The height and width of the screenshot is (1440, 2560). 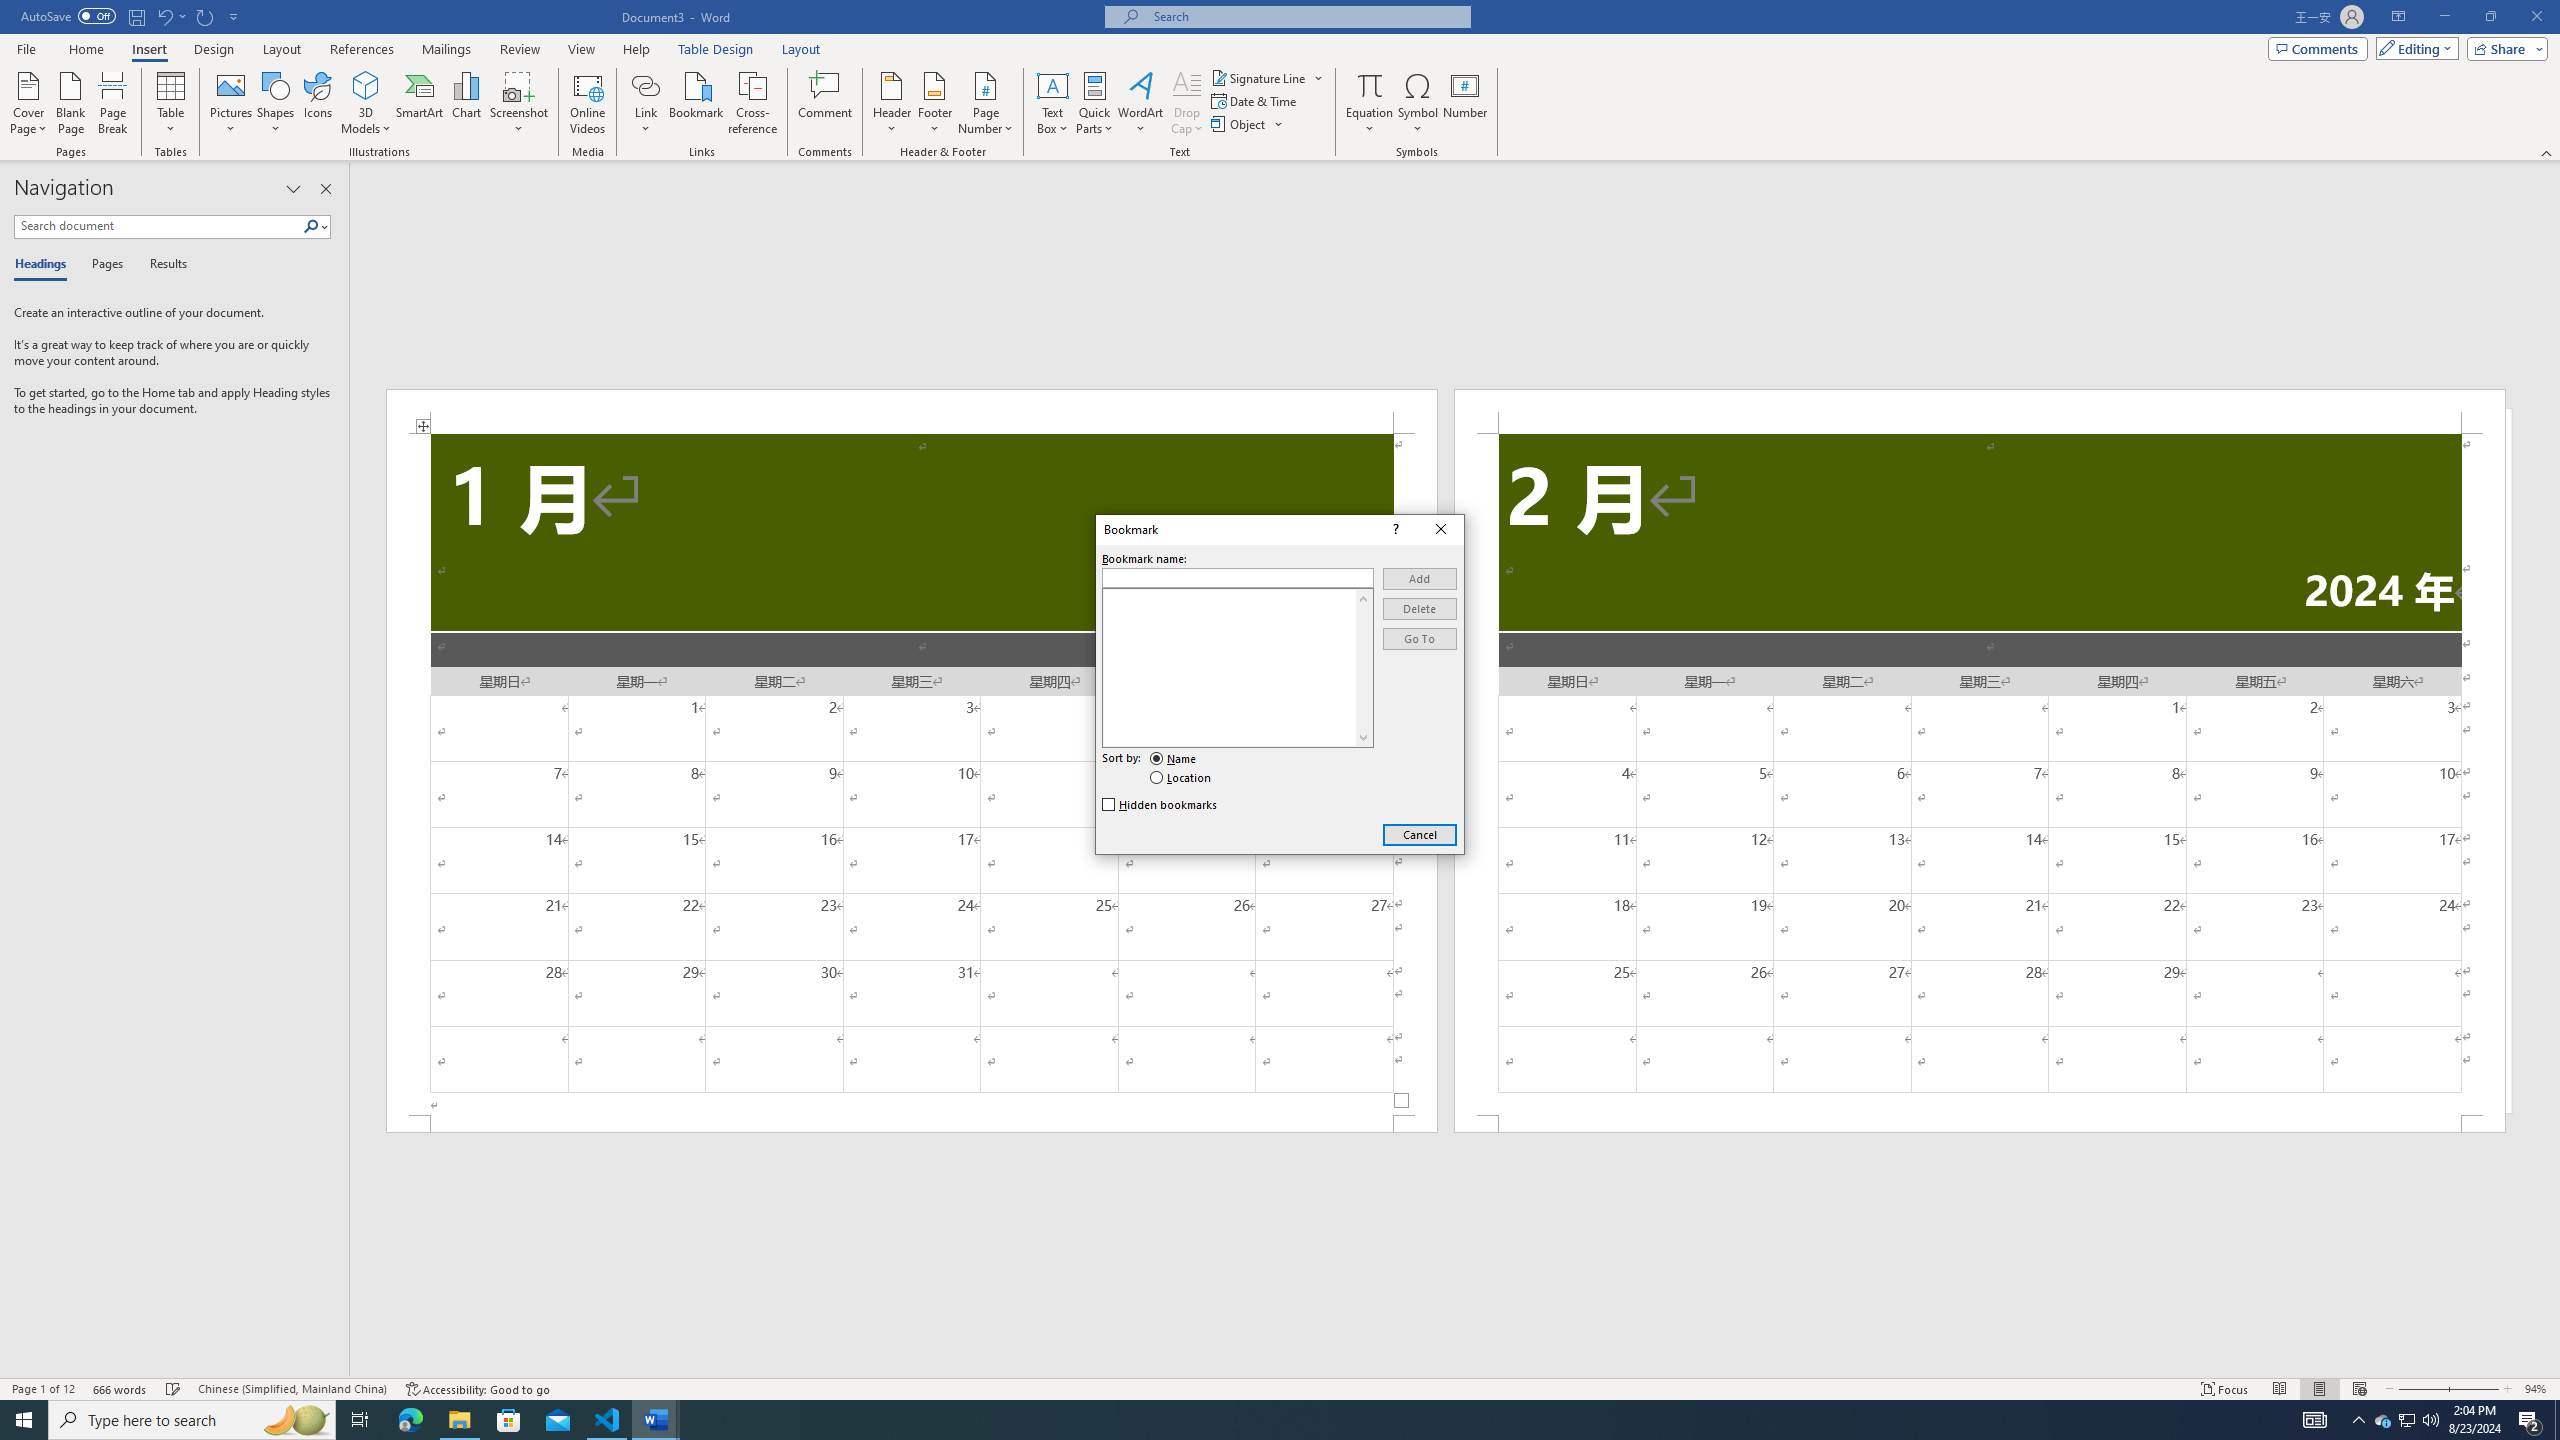 I want to click on 'Footer -Section 2-', so click(x=1980, y=1122).